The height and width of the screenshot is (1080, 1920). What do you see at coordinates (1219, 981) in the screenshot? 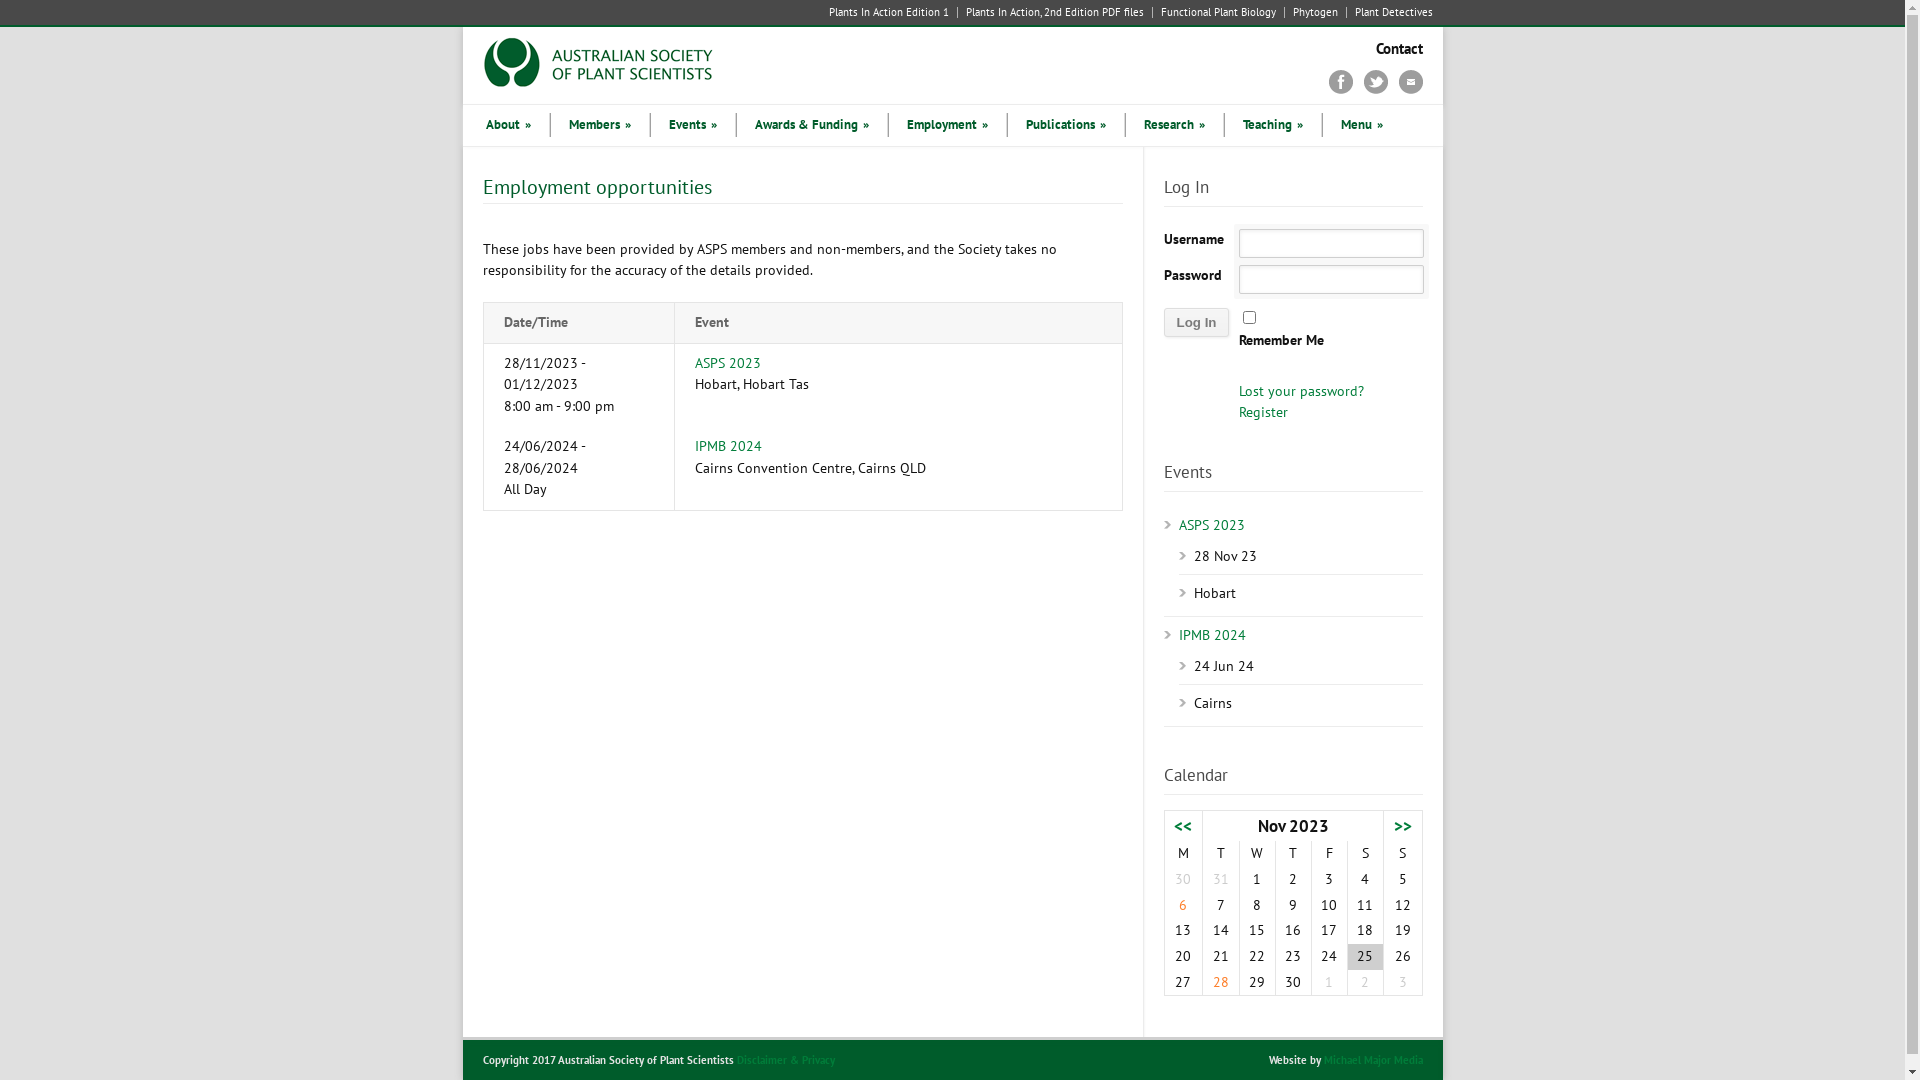
I see `'28'` at bounding box center [1219, 981].